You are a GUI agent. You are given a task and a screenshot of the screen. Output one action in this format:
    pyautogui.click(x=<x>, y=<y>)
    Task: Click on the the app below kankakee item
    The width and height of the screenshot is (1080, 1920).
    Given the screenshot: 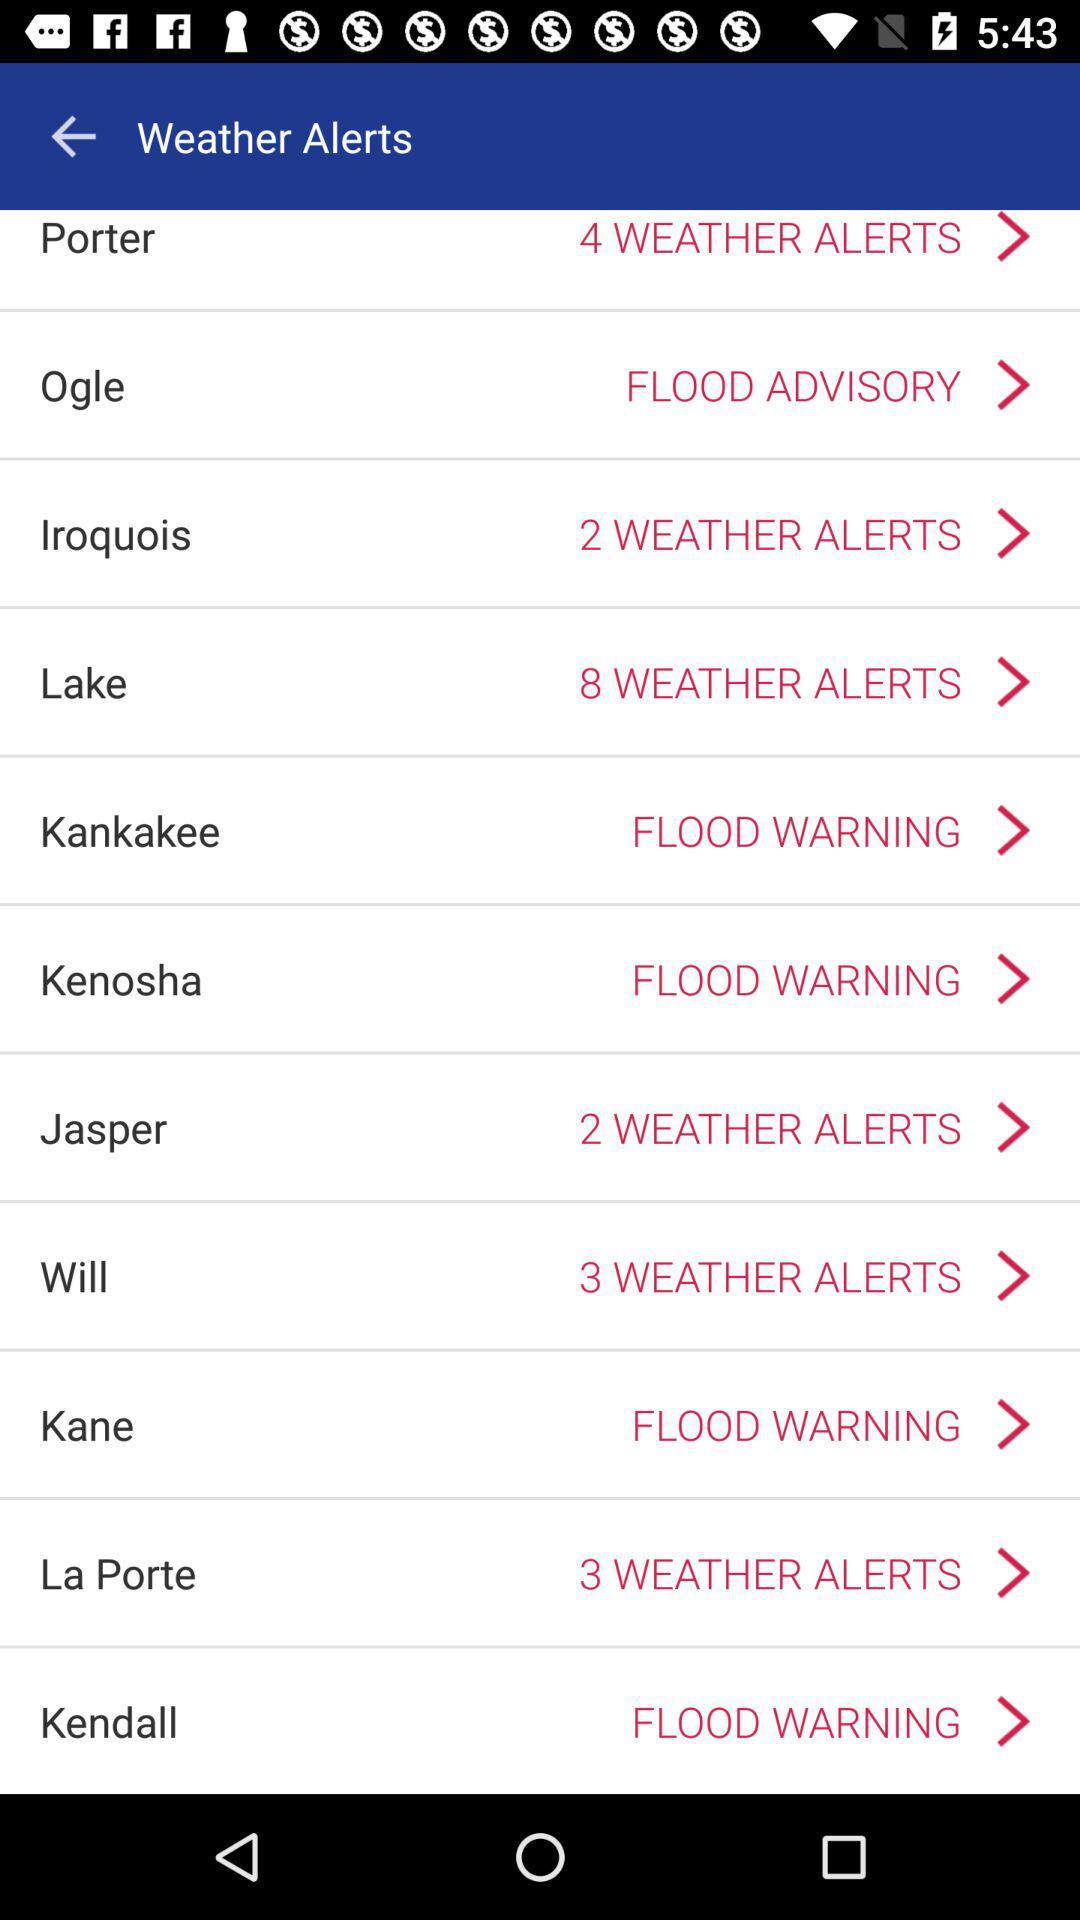 What is the action you would take?
    pyautogui.click(x=121, y=978)
    